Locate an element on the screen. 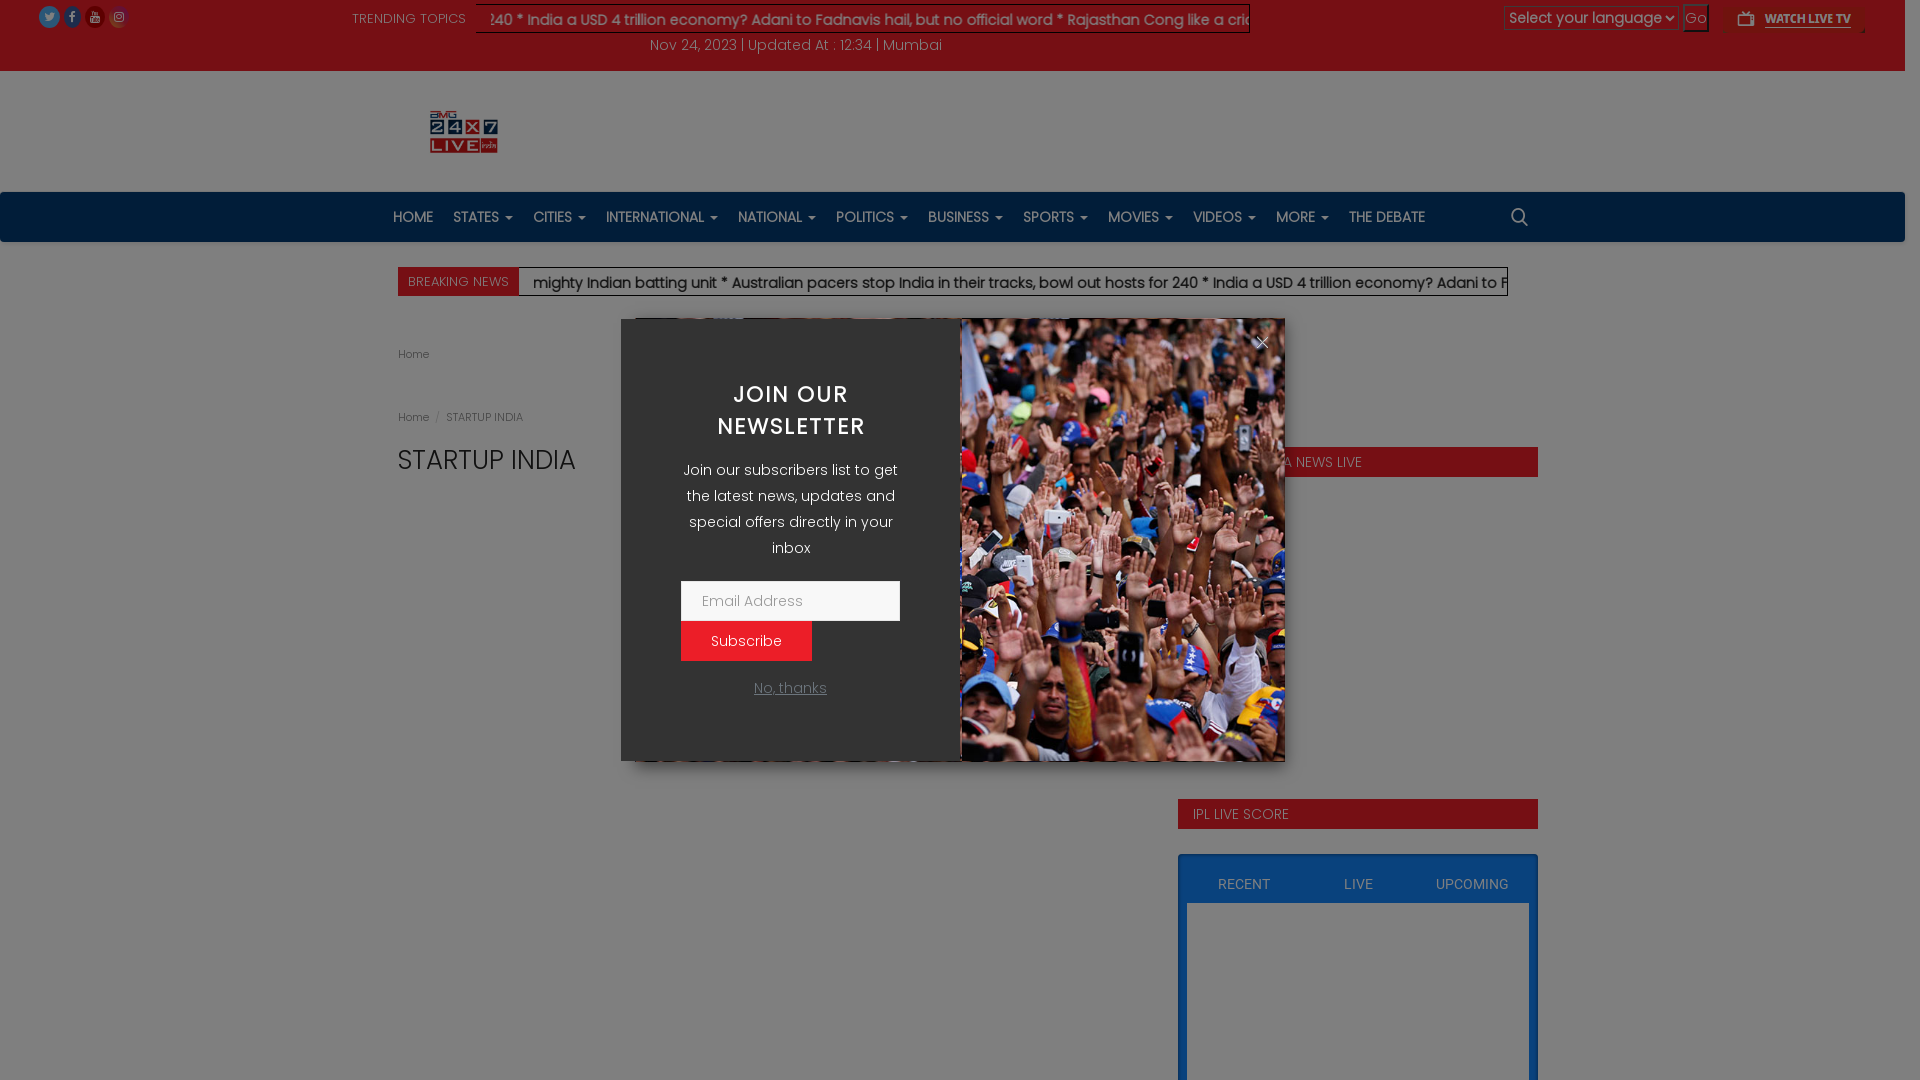 The image size is (1920, 1080). 'CITIES' is located at coordinates (558, 216).